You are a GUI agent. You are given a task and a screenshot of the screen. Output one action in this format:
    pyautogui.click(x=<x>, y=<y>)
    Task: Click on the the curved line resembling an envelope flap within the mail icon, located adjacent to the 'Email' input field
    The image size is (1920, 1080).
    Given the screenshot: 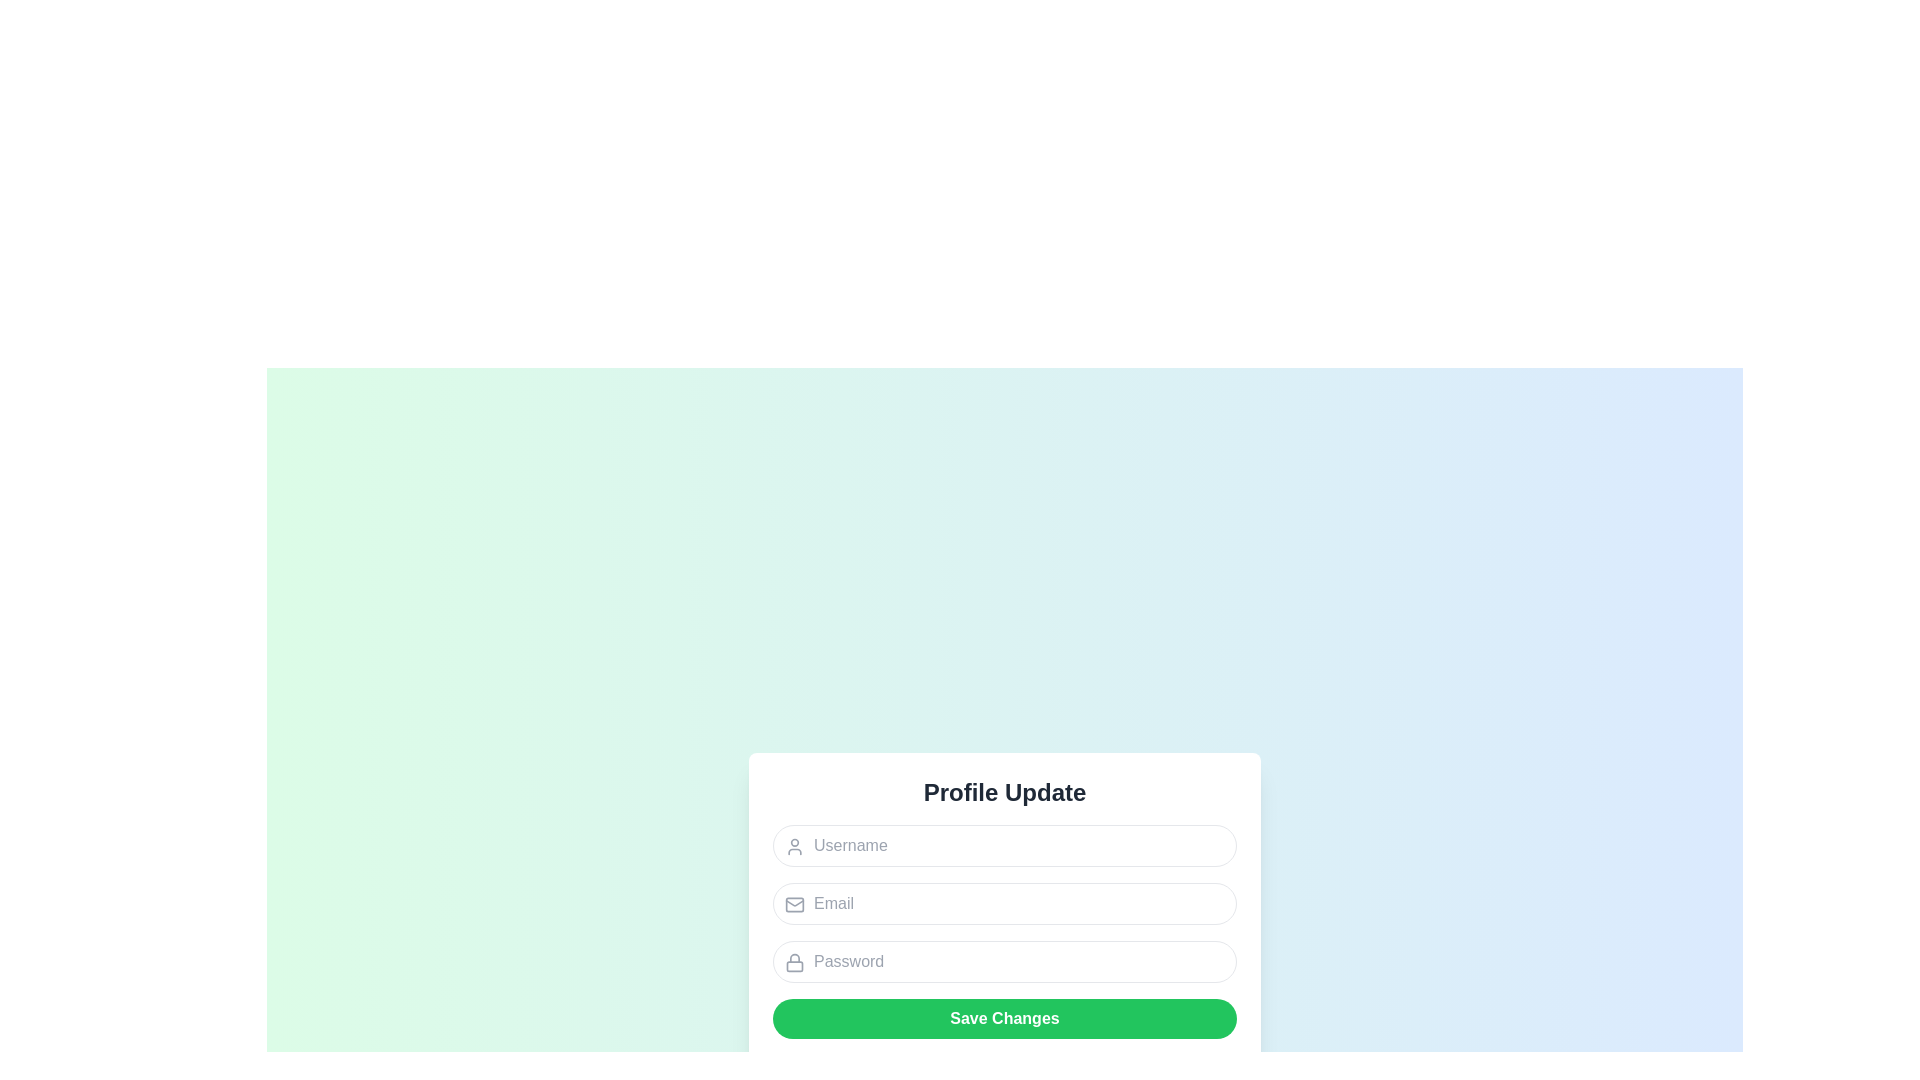 What is the action you would take?
    pyautogui.click(x=794, y=902)
    